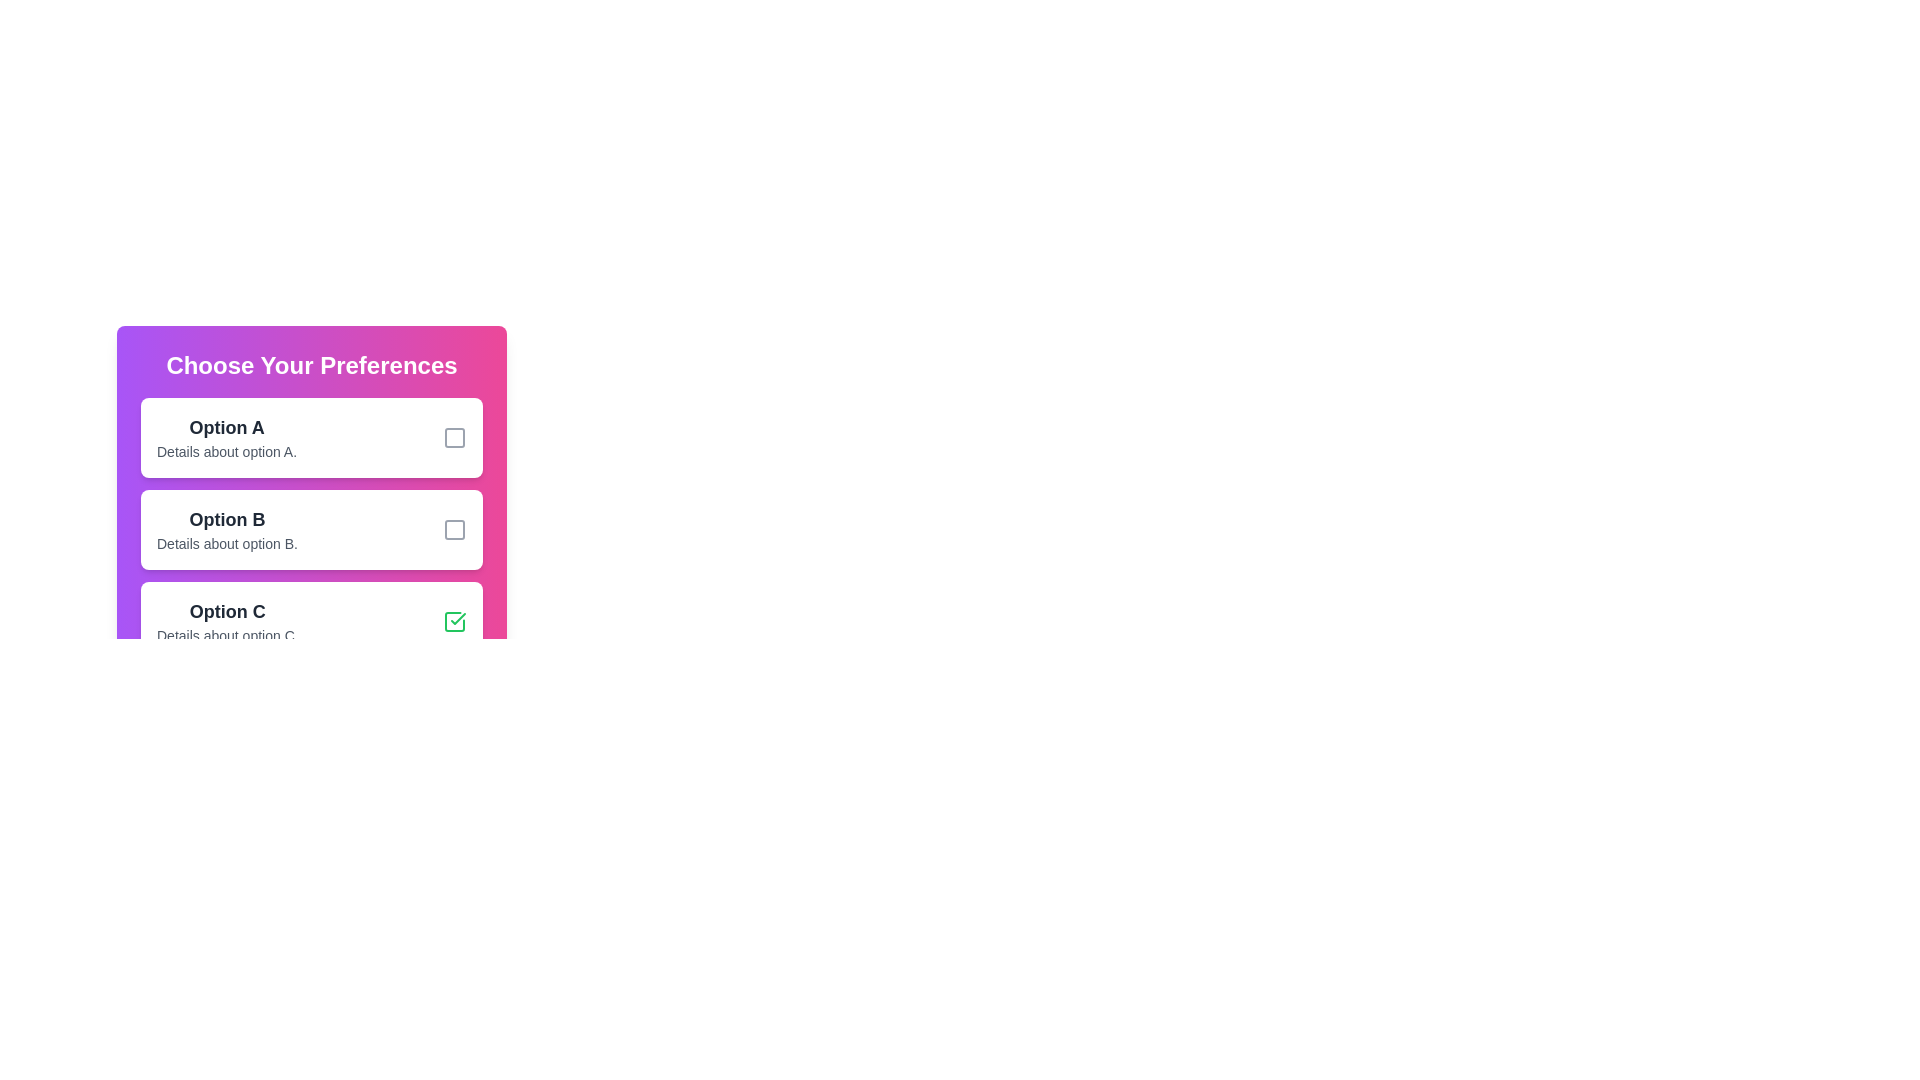 The width and height of the screenshot is (1920, 1080). What do you see at coordinates (311, 528) in the screenshot?
I see `the checkbox` at bounding box center [311, 528].